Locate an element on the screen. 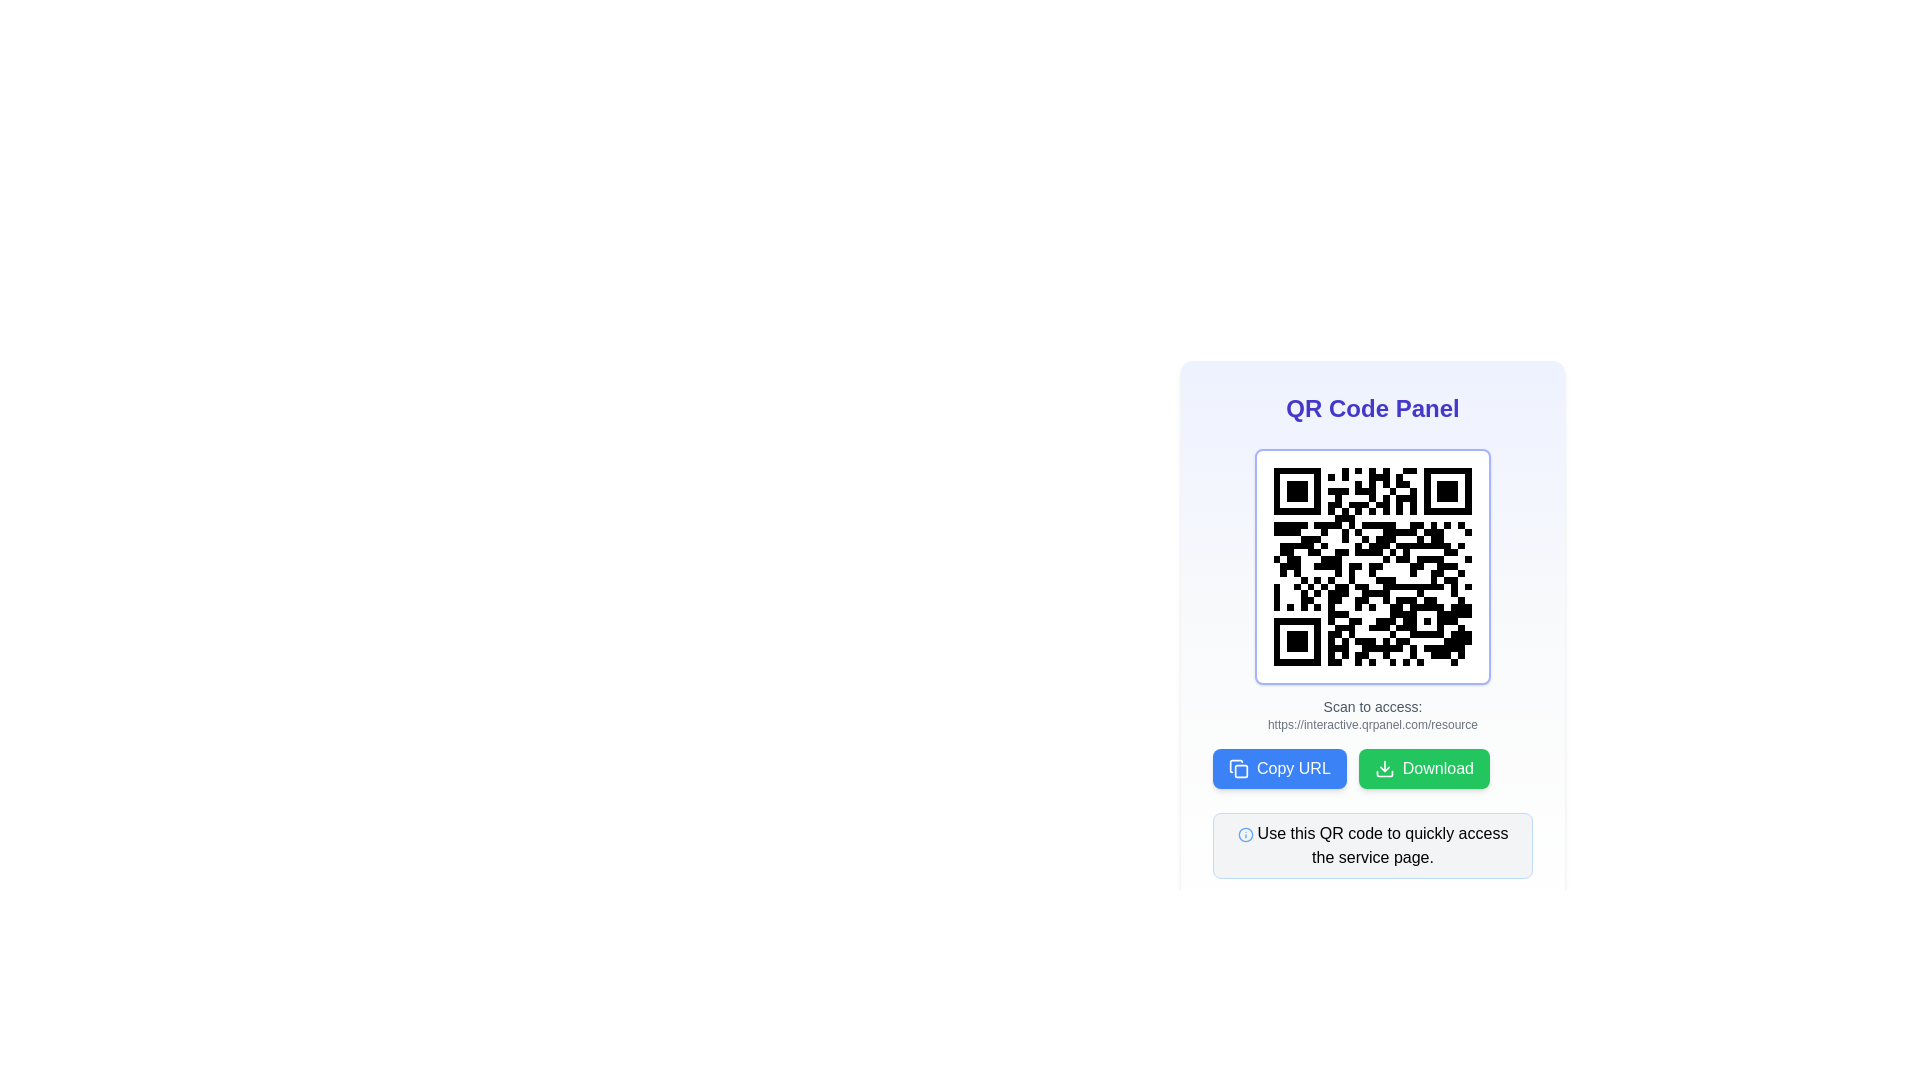 The image size is (1920, 1080). the informational text box containing the message 'Use this QR code to quickly access the service page,' which includes an icon with the letter 'i' in blue, positioned within the 'QR Code Panel.' is located at coordinates (1371, 845).